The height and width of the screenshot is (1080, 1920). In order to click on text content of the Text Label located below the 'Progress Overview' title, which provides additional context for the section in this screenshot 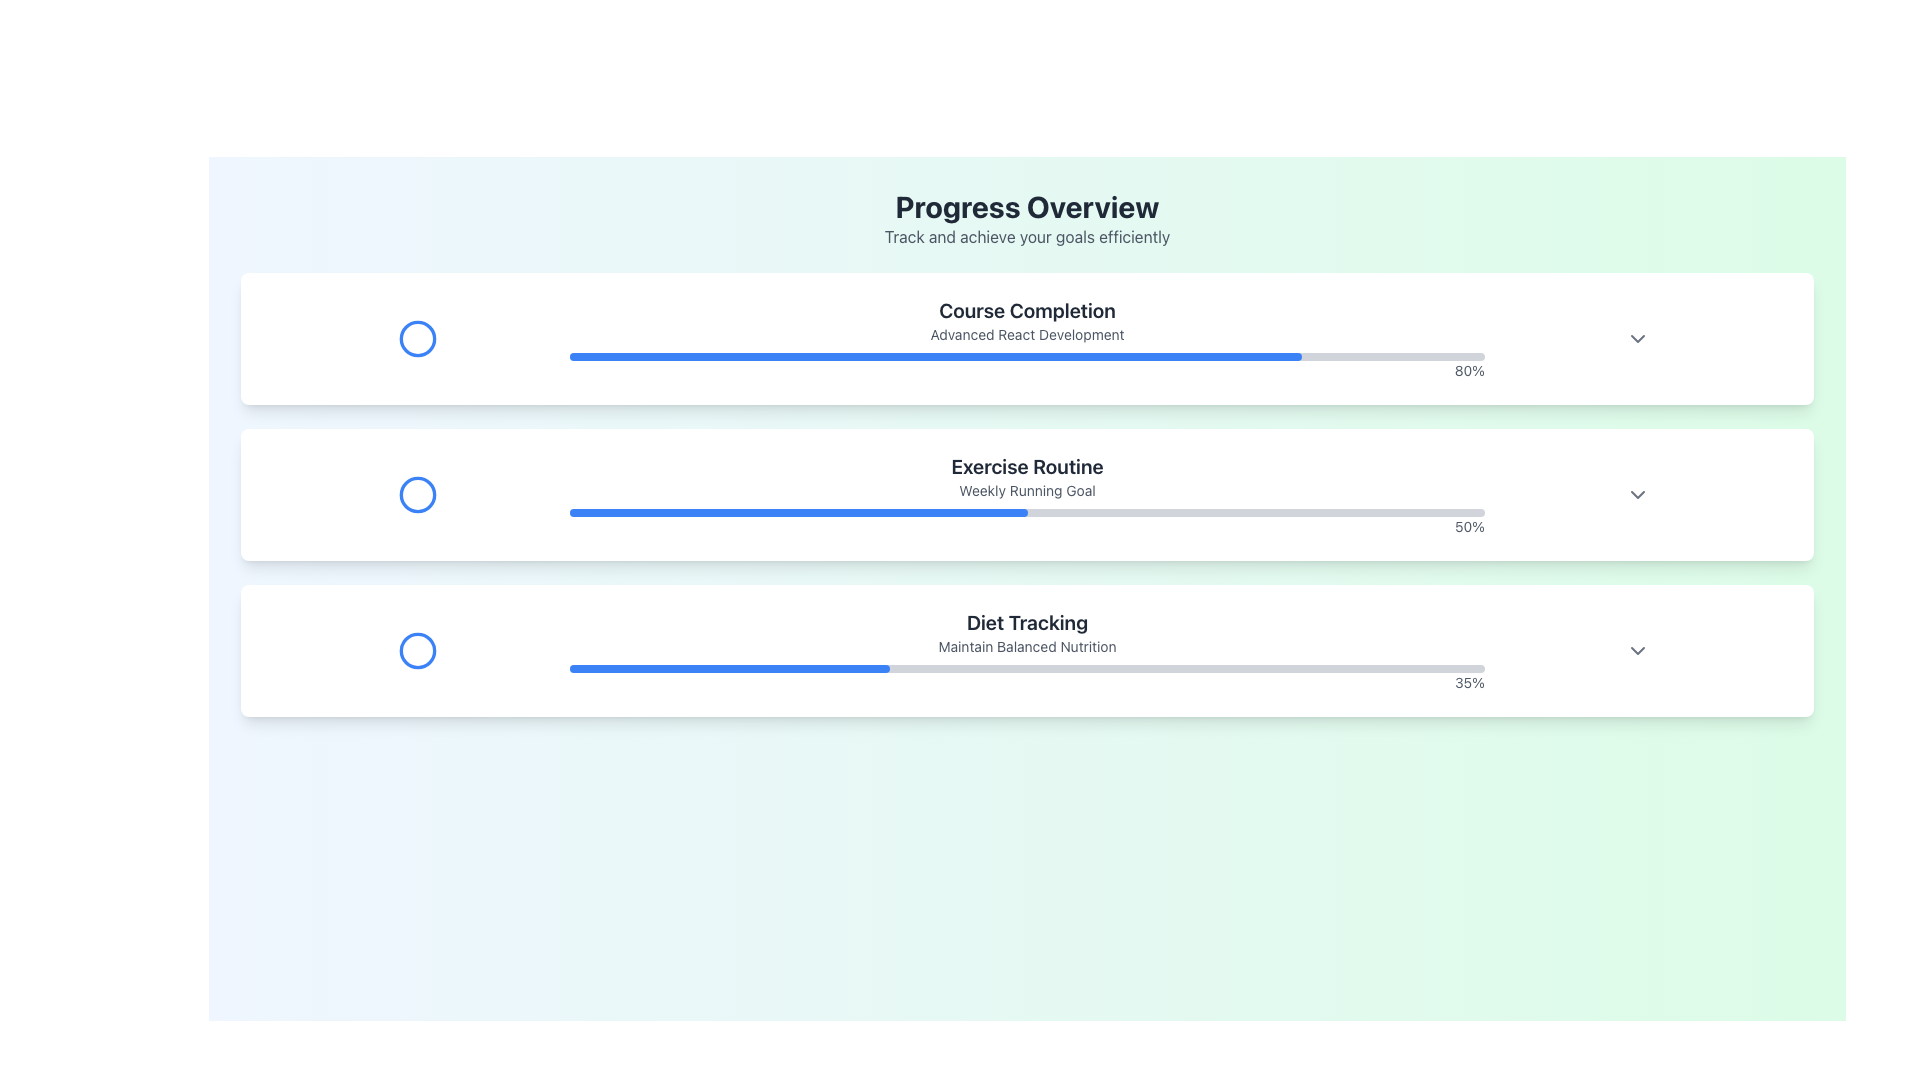, I will do `click(1027, 235)`.